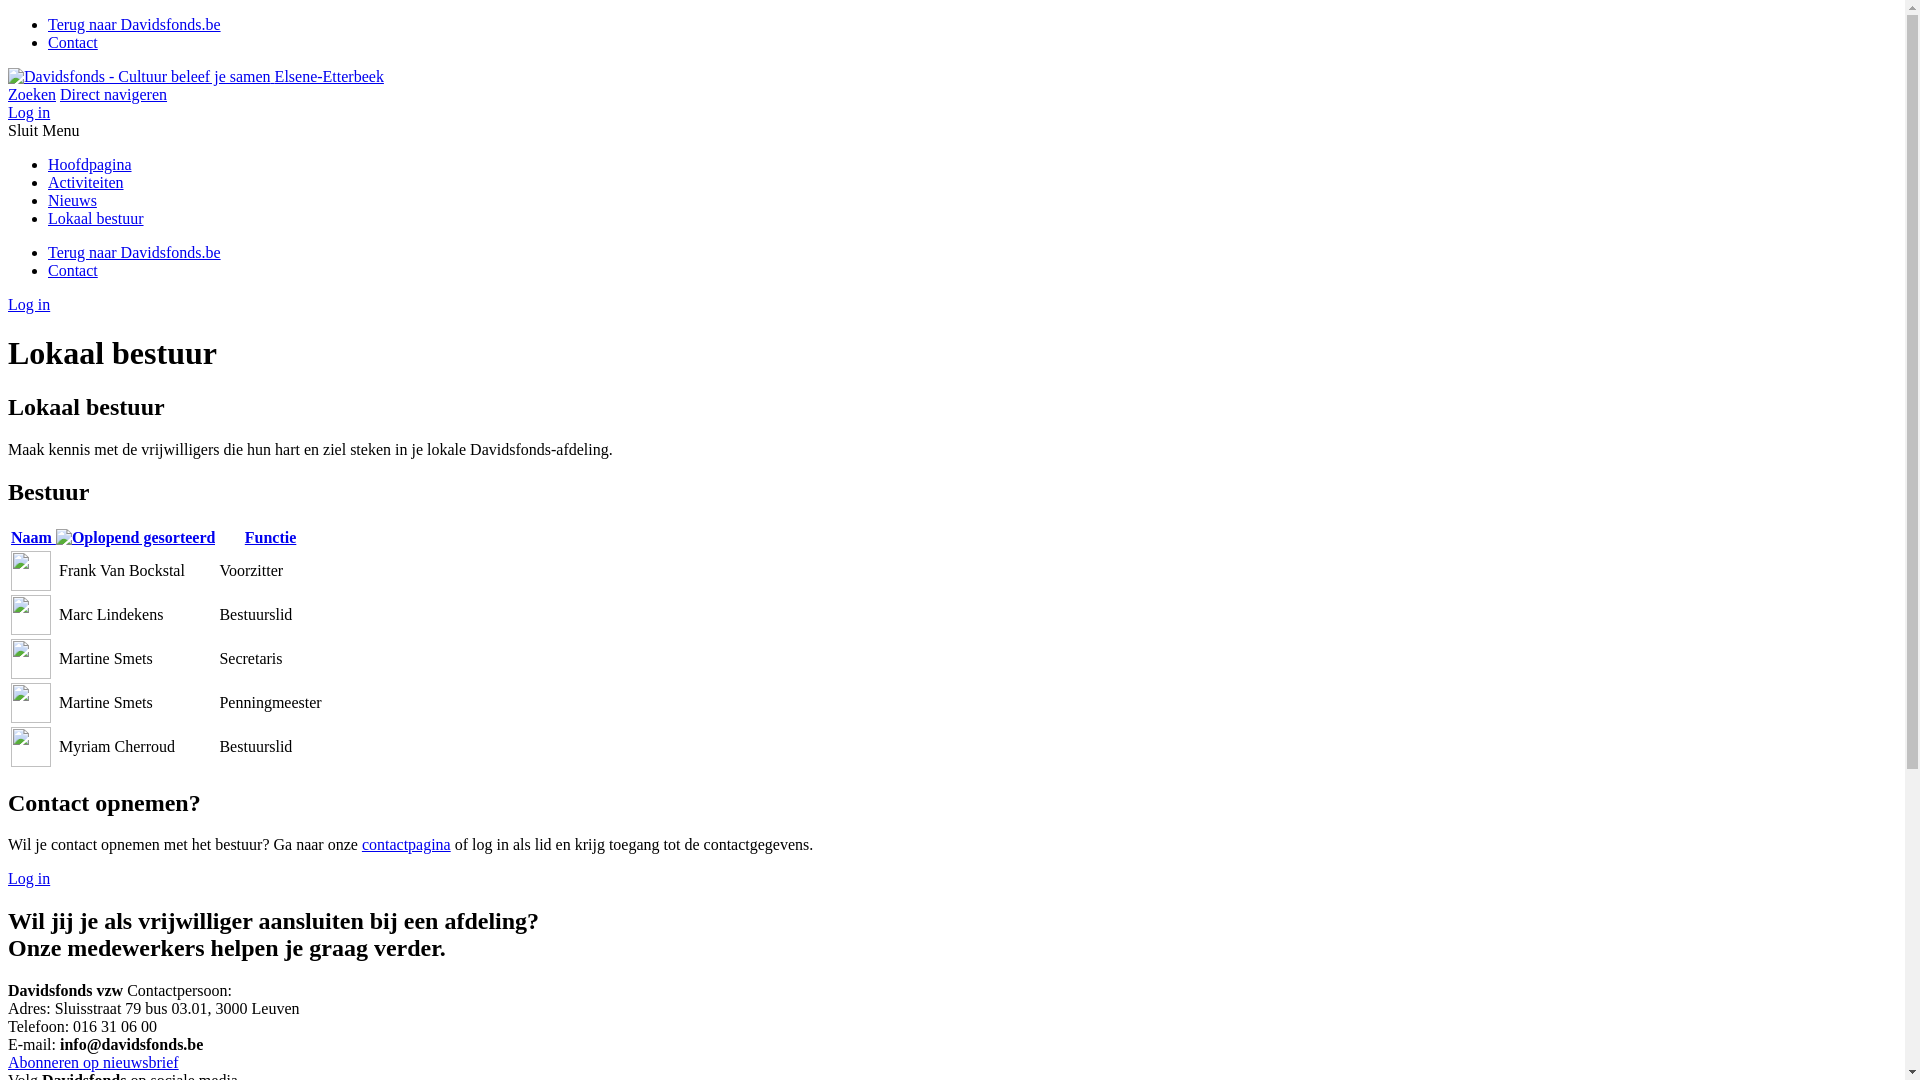 The height and width of the screenshot is (1080, 1920). I want to click on 'Nieuws', so click(48, 200).